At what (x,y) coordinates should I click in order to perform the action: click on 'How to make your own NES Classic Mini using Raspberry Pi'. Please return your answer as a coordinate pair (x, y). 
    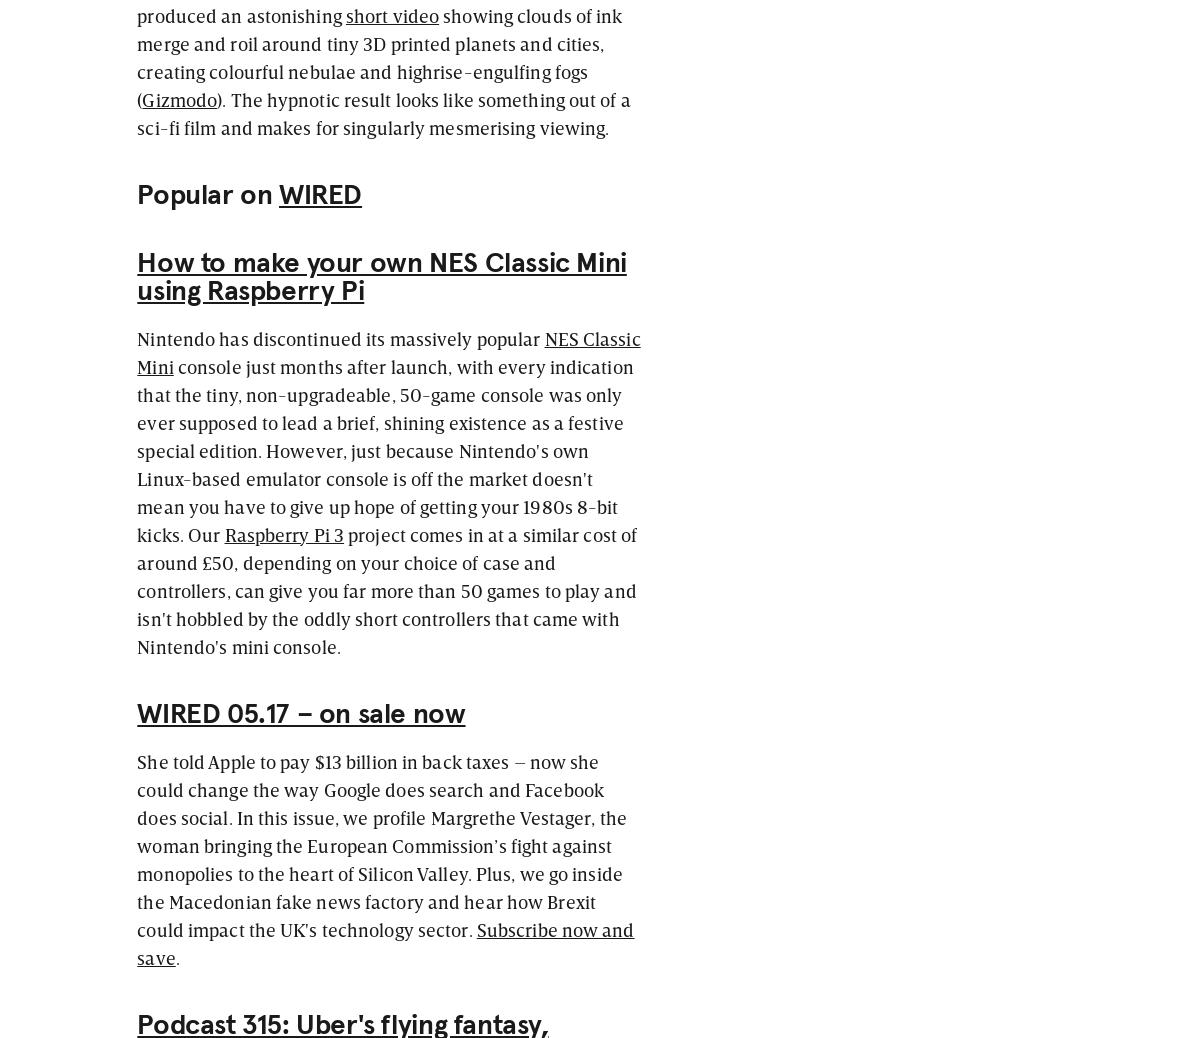
    Looking at the image, I should click on (381, 277).